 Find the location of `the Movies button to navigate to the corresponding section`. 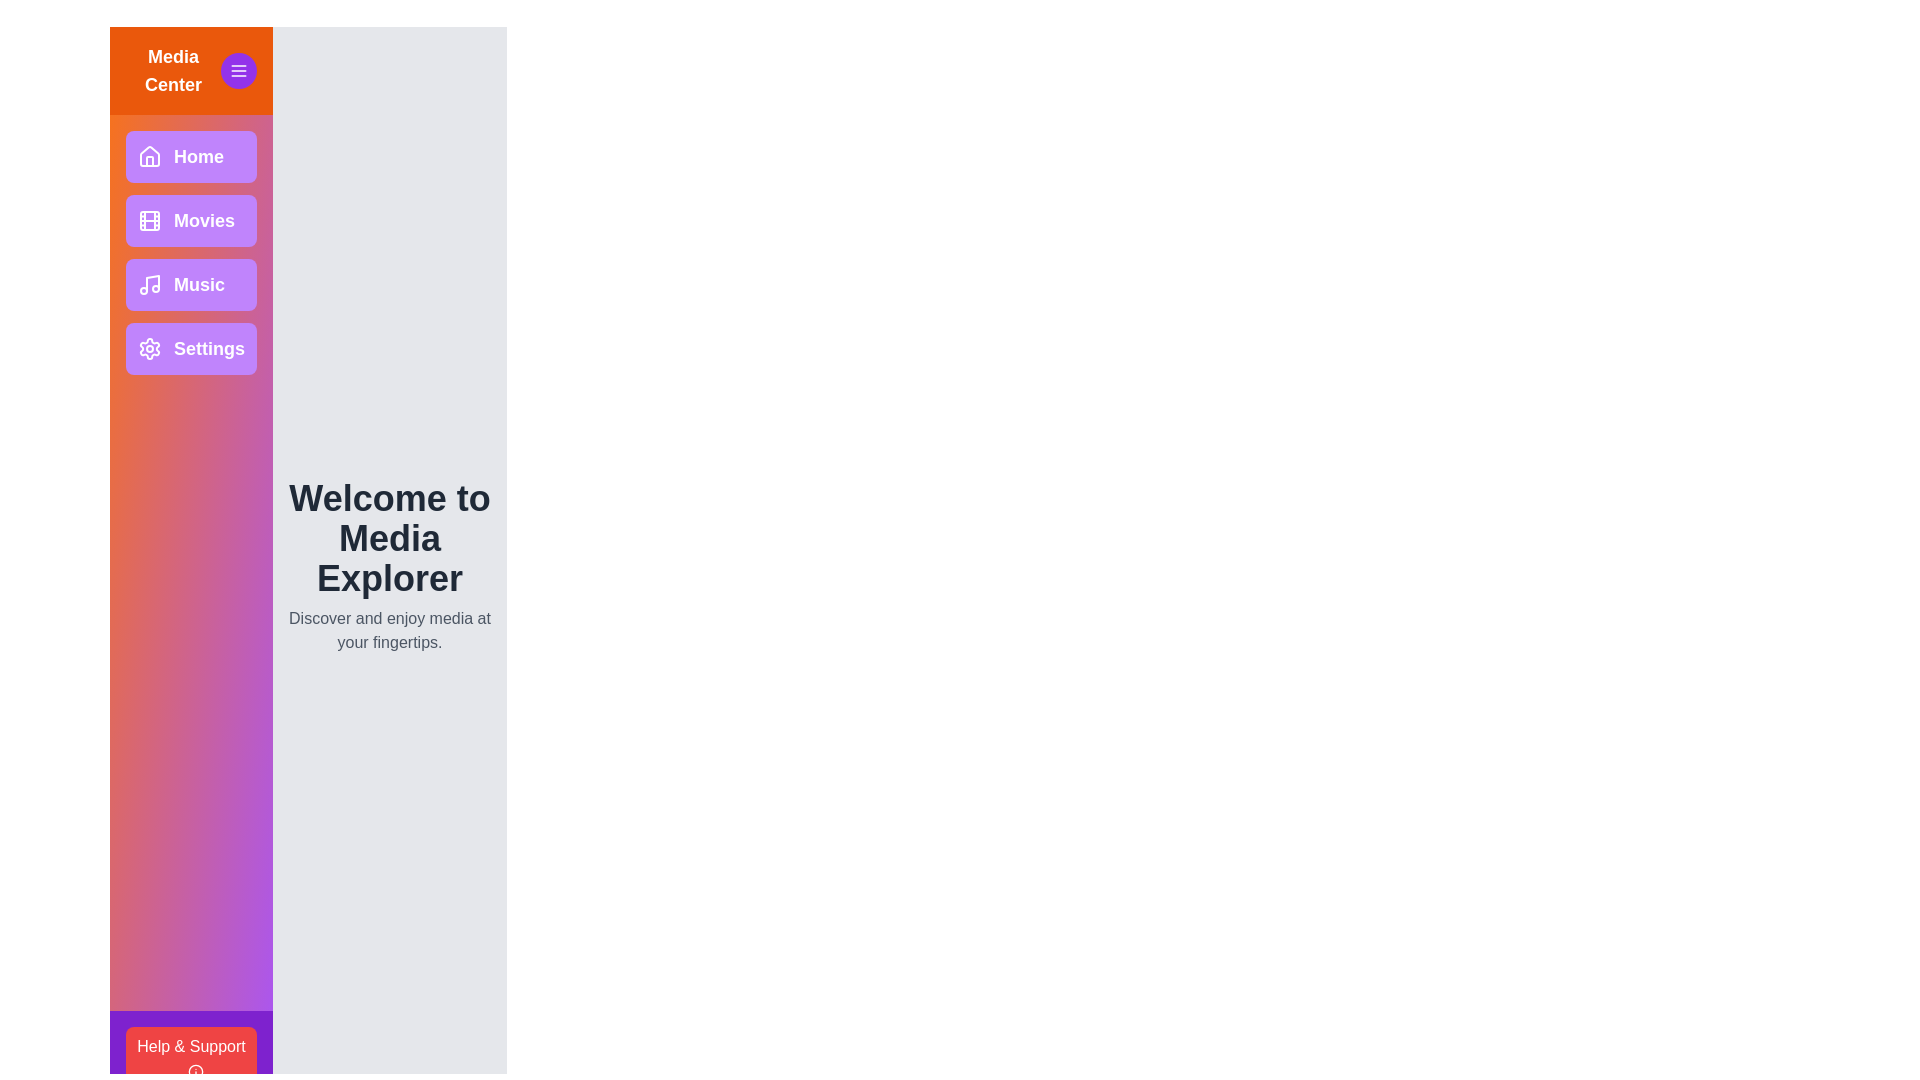

the Movies button to navigate to the corresponding section is located at coordinates (191, 220).